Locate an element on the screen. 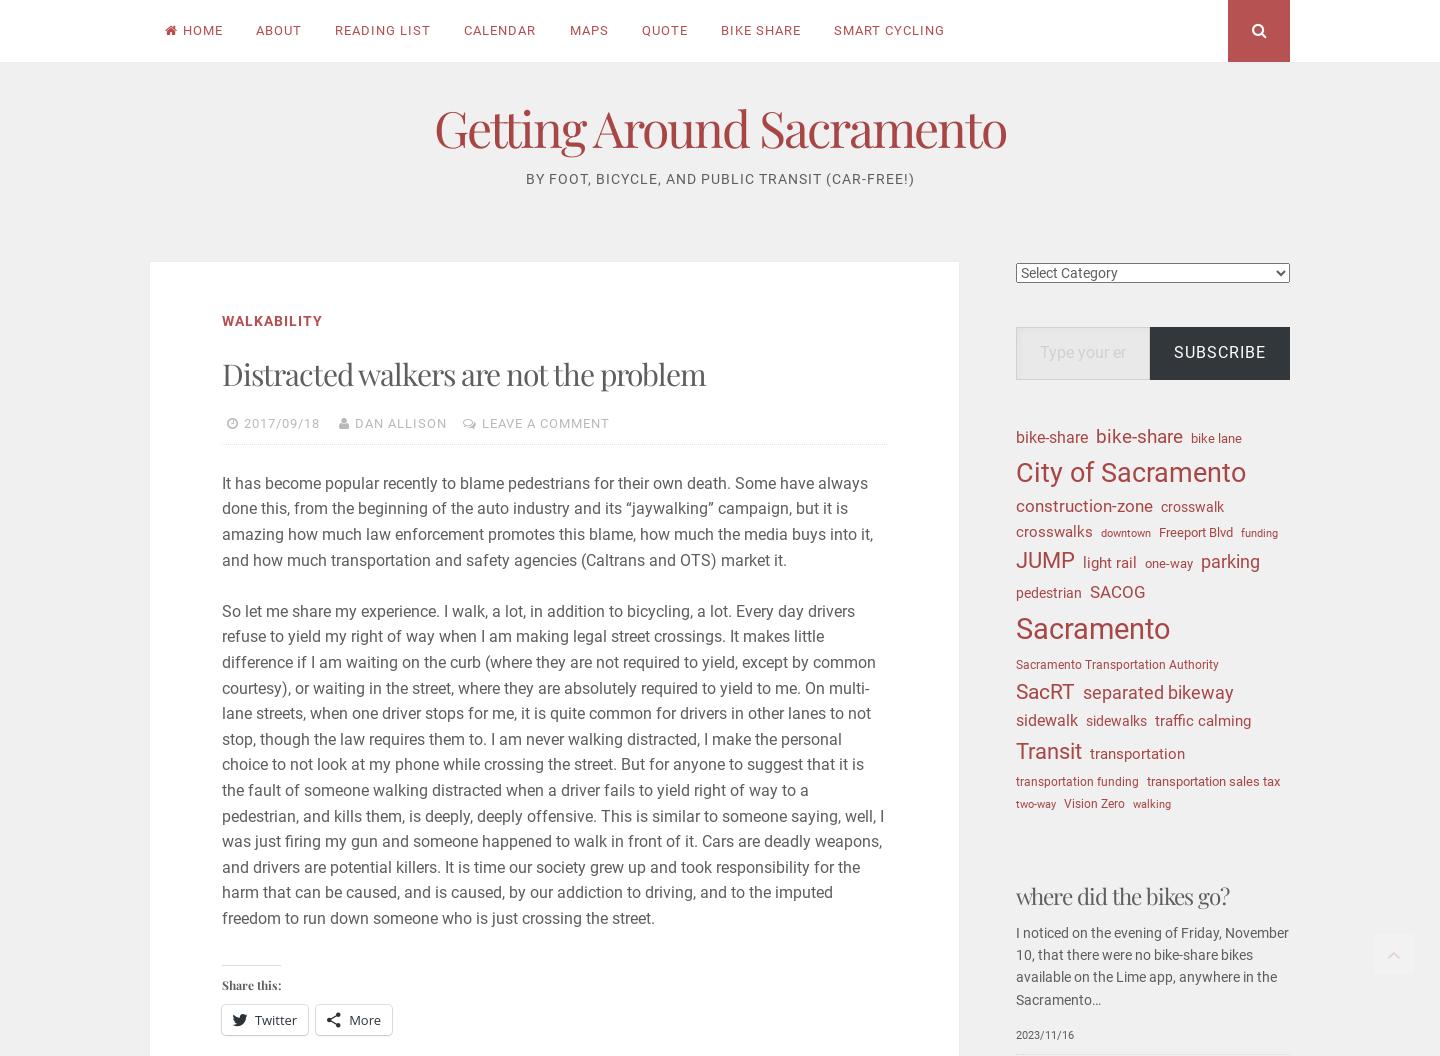  'bike lane' is located at coordinates (1215, 437).